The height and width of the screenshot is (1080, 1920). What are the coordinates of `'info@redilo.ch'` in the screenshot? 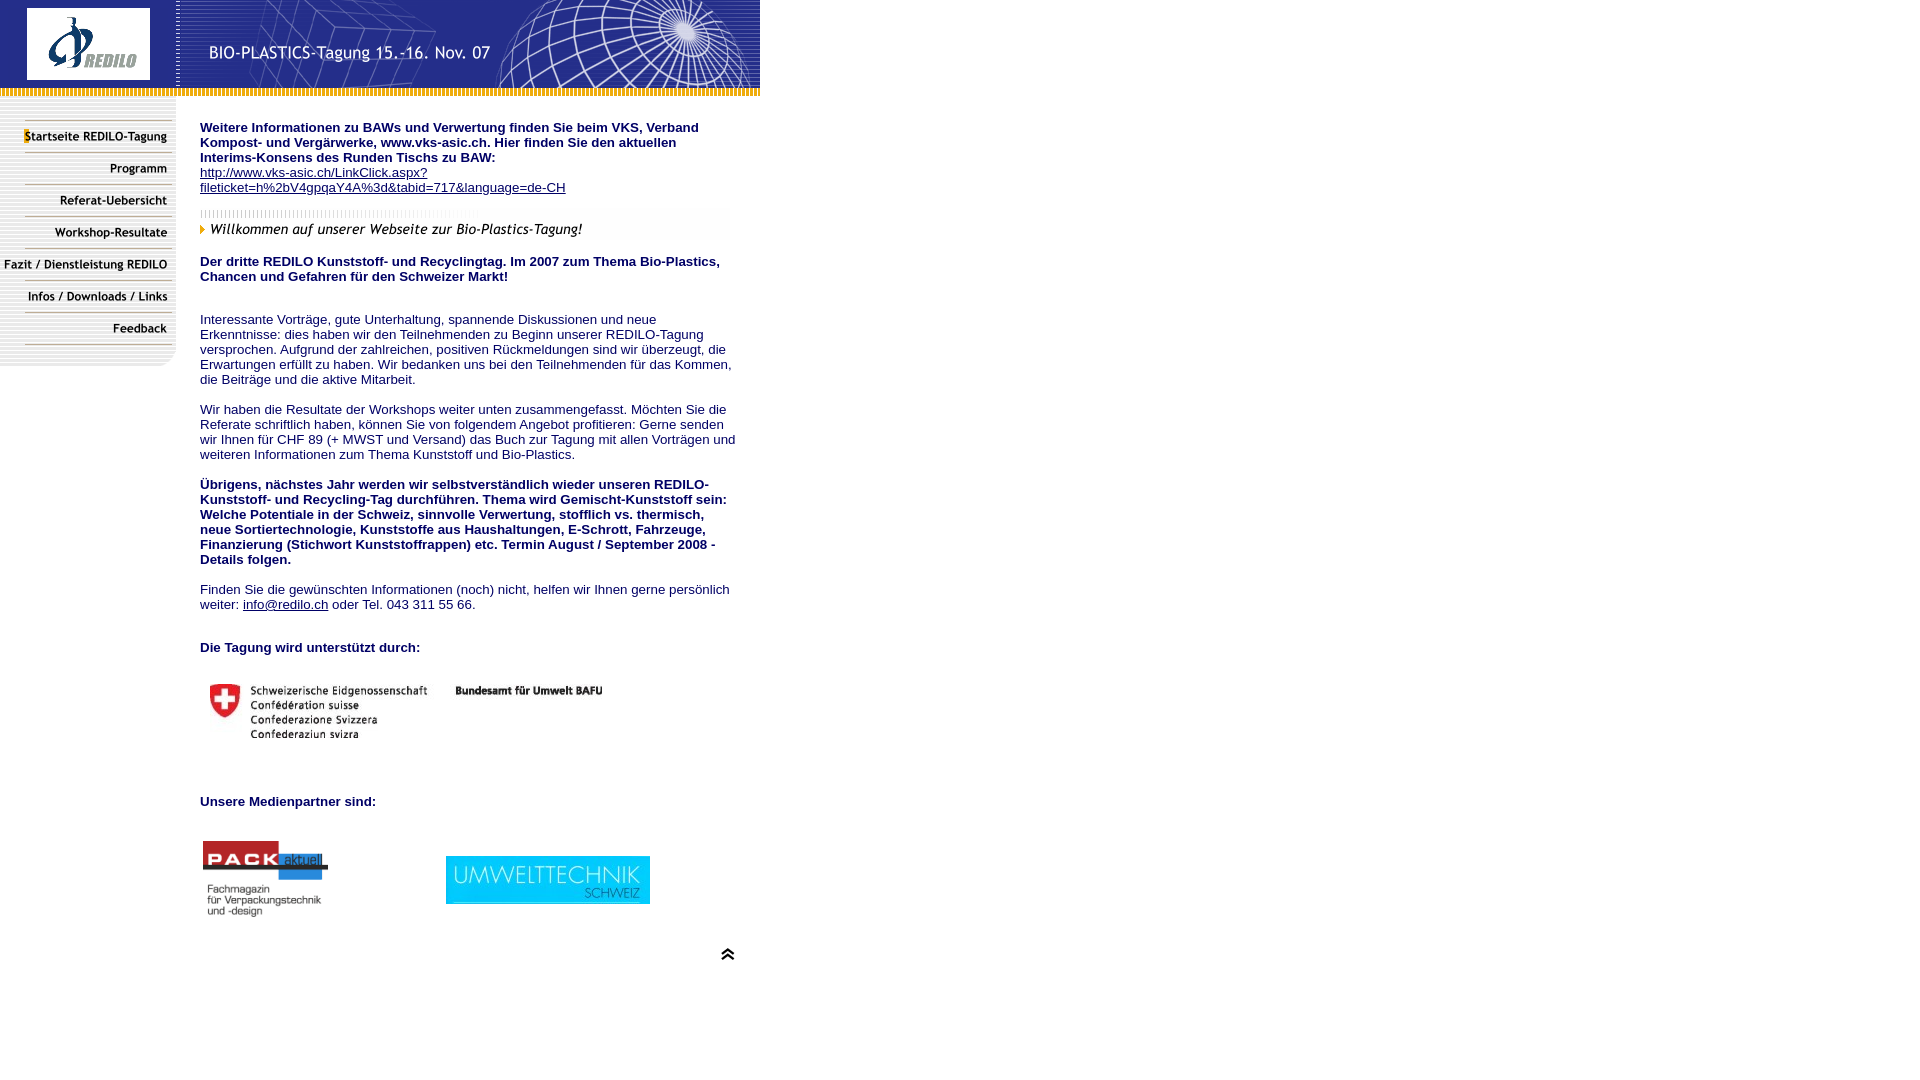 It's located at (284, 603).